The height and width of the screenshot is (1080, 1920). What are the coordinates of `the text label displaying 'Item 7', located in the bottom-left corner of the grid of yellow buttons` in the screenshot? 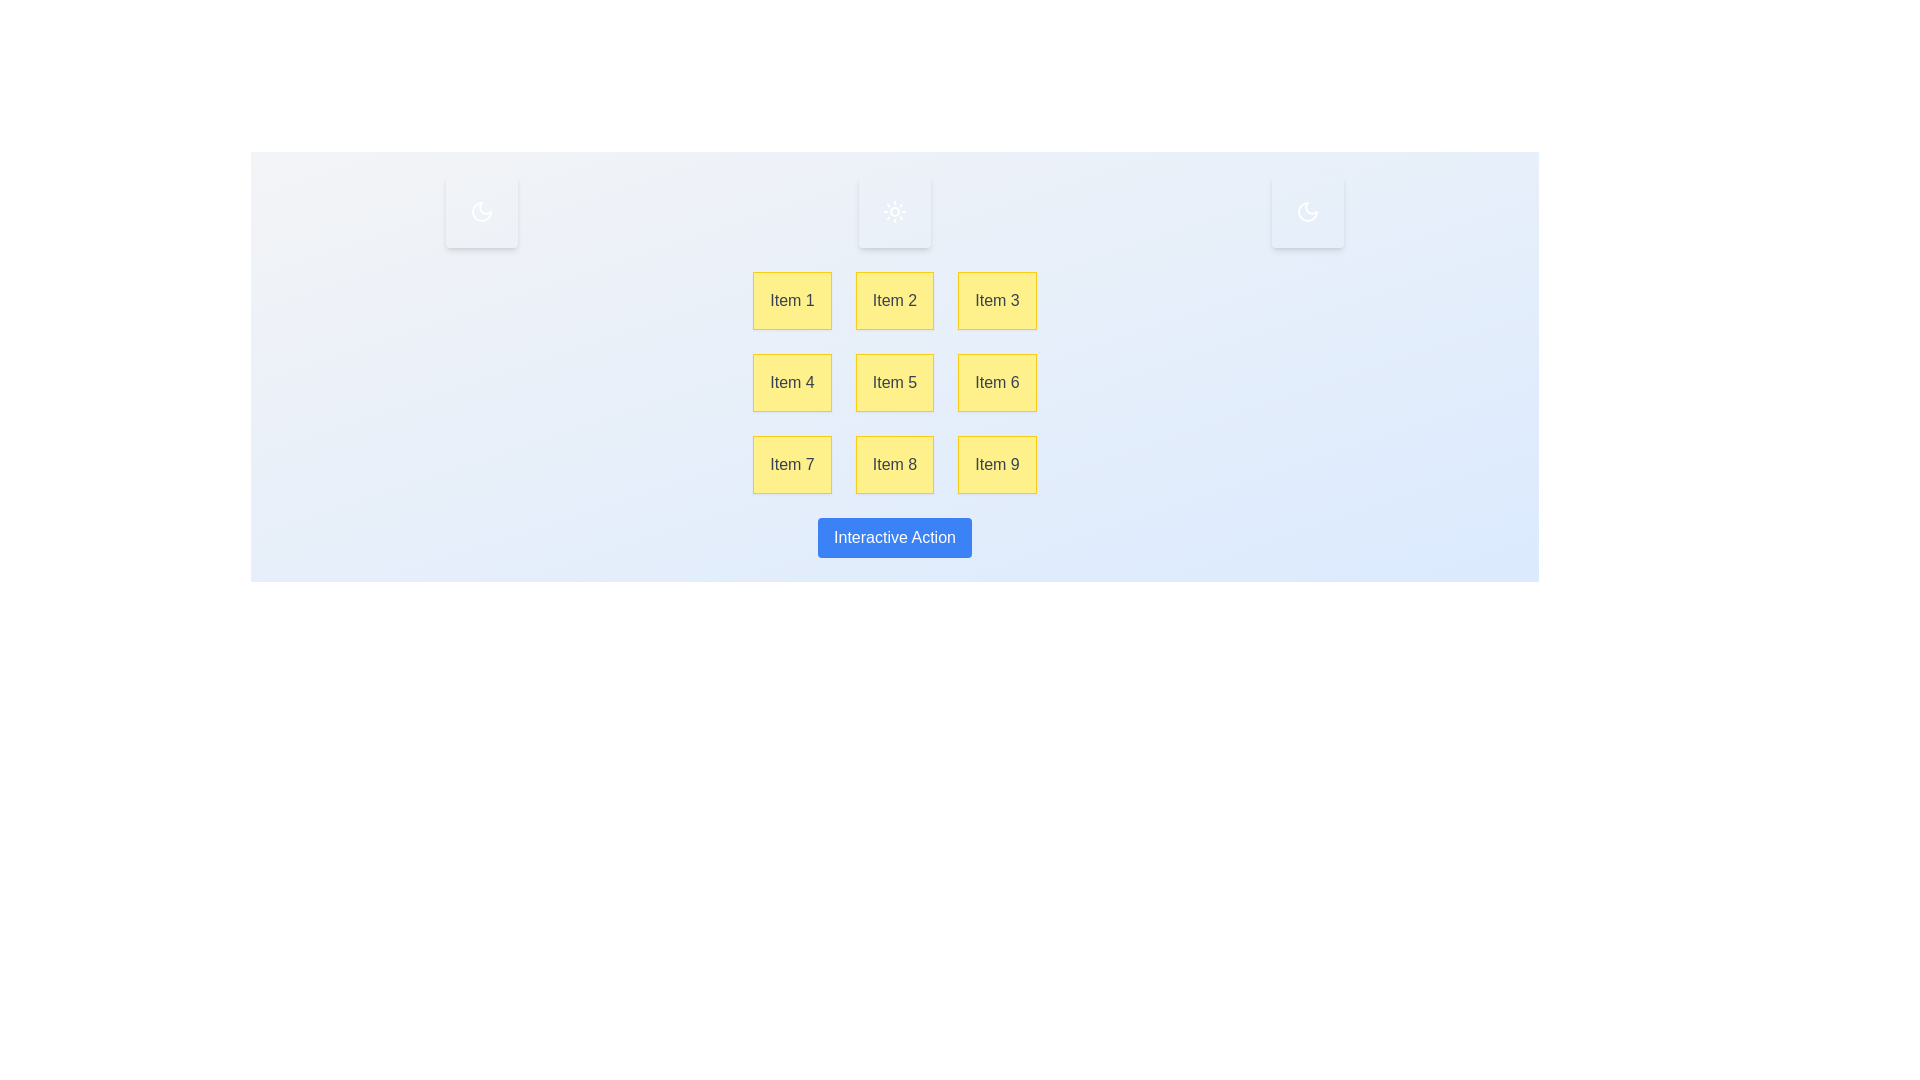 It's located at (791, 464).